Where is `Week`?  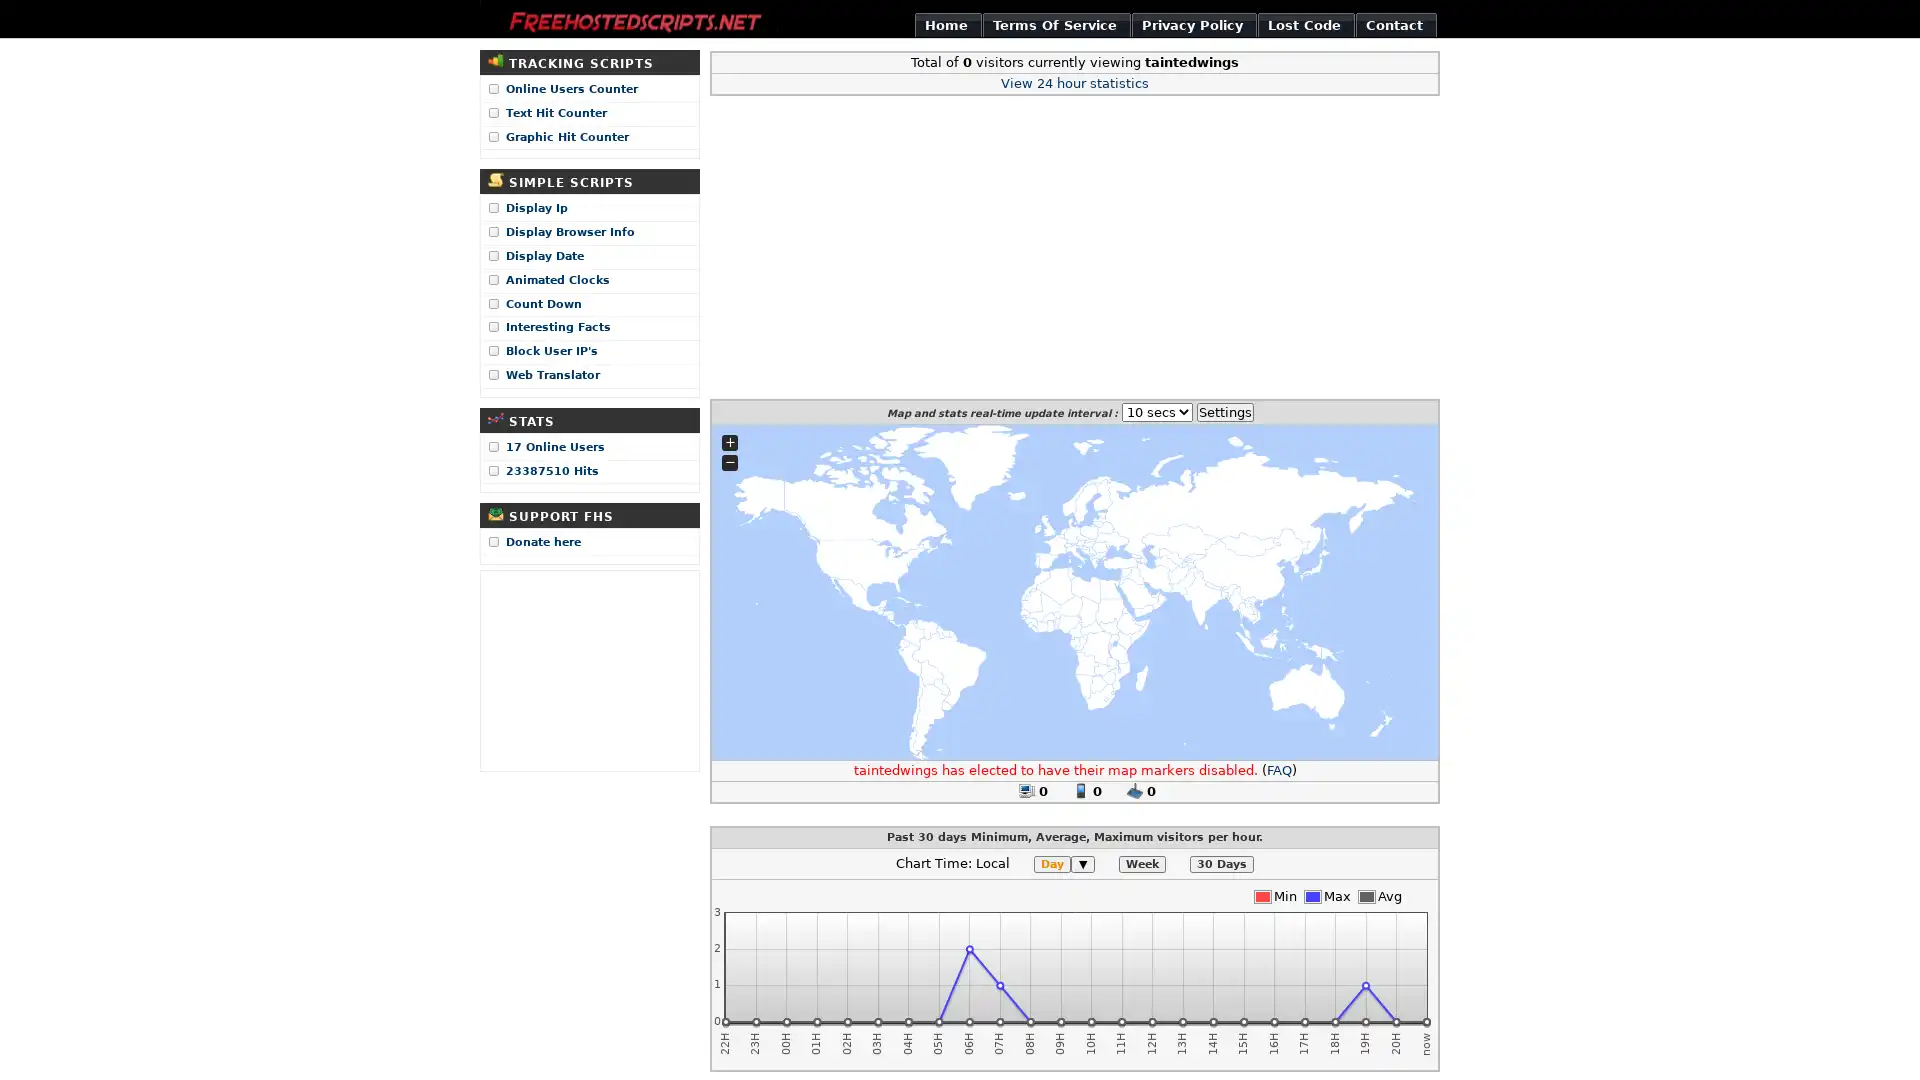 Week is located at coordinates (1142, 863).